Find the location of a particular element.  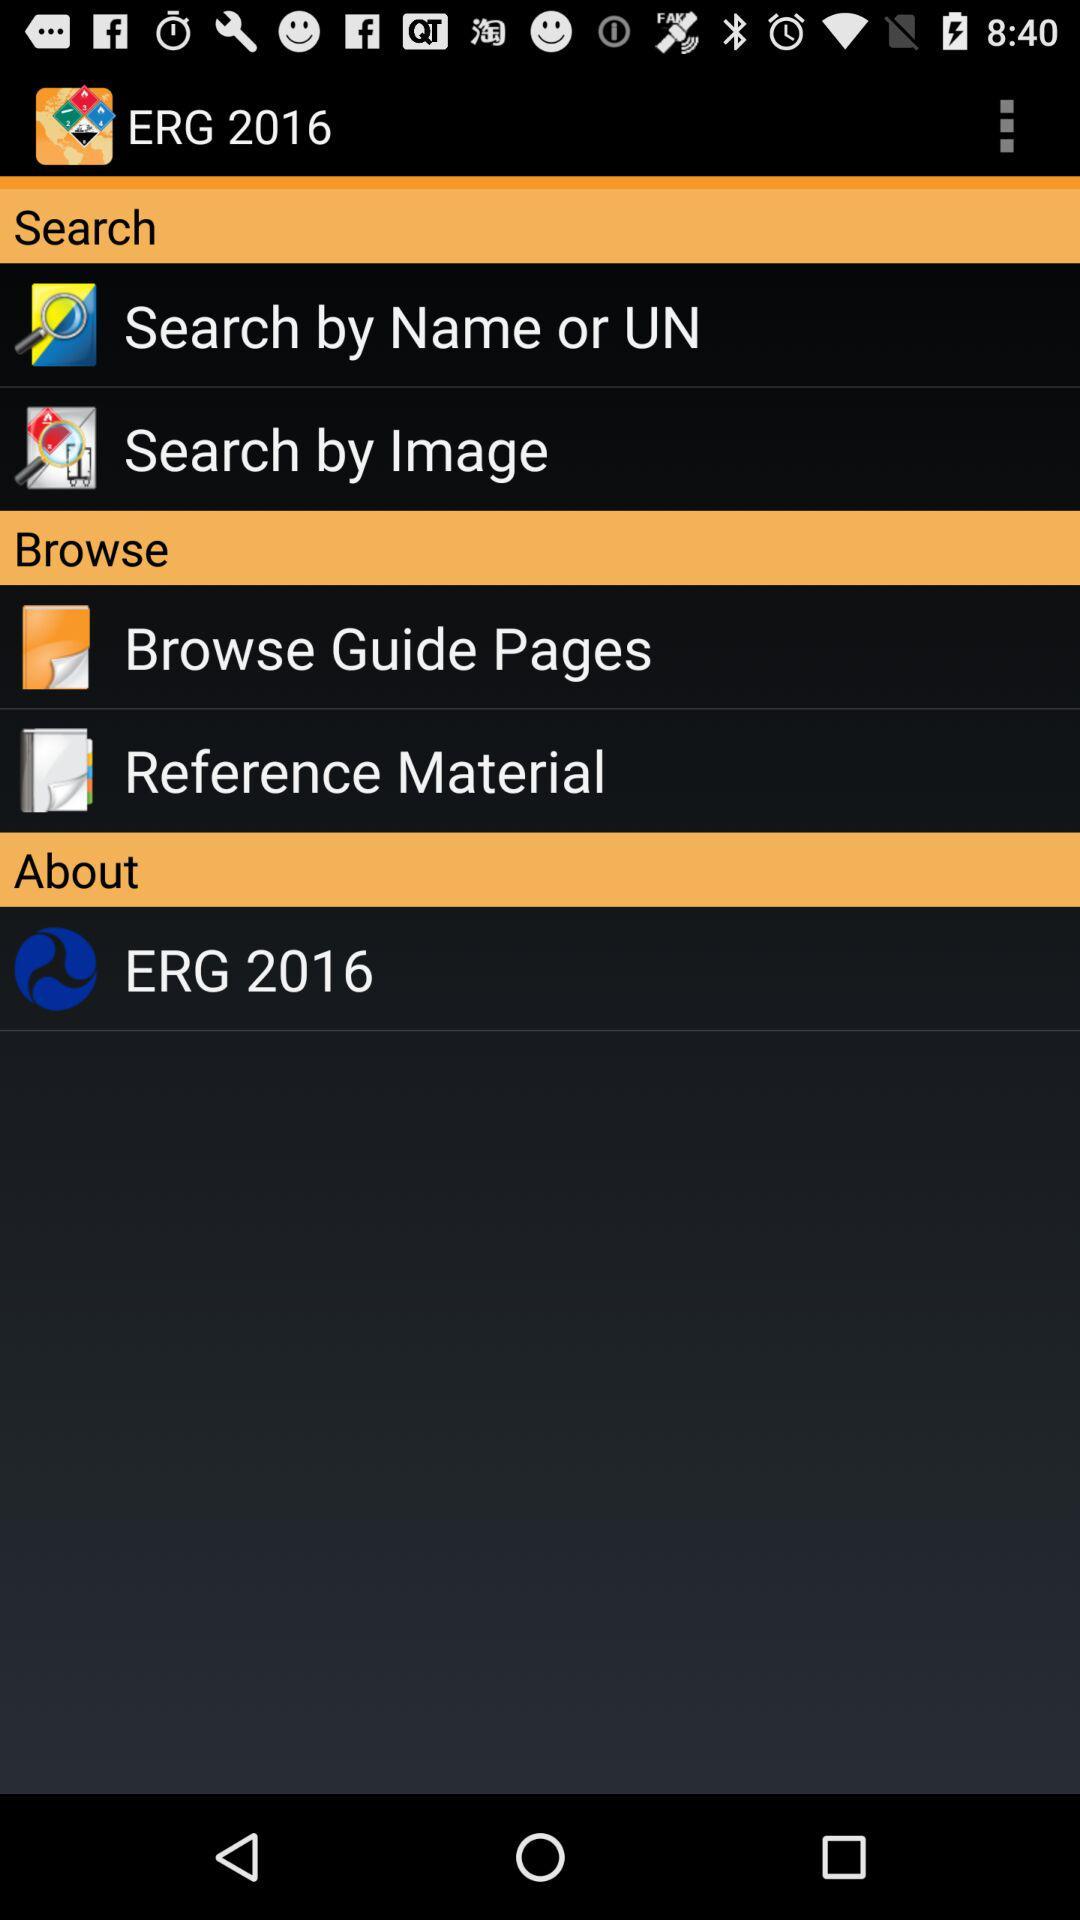

the item at the top right corner is located at coordinates (1006, 124).